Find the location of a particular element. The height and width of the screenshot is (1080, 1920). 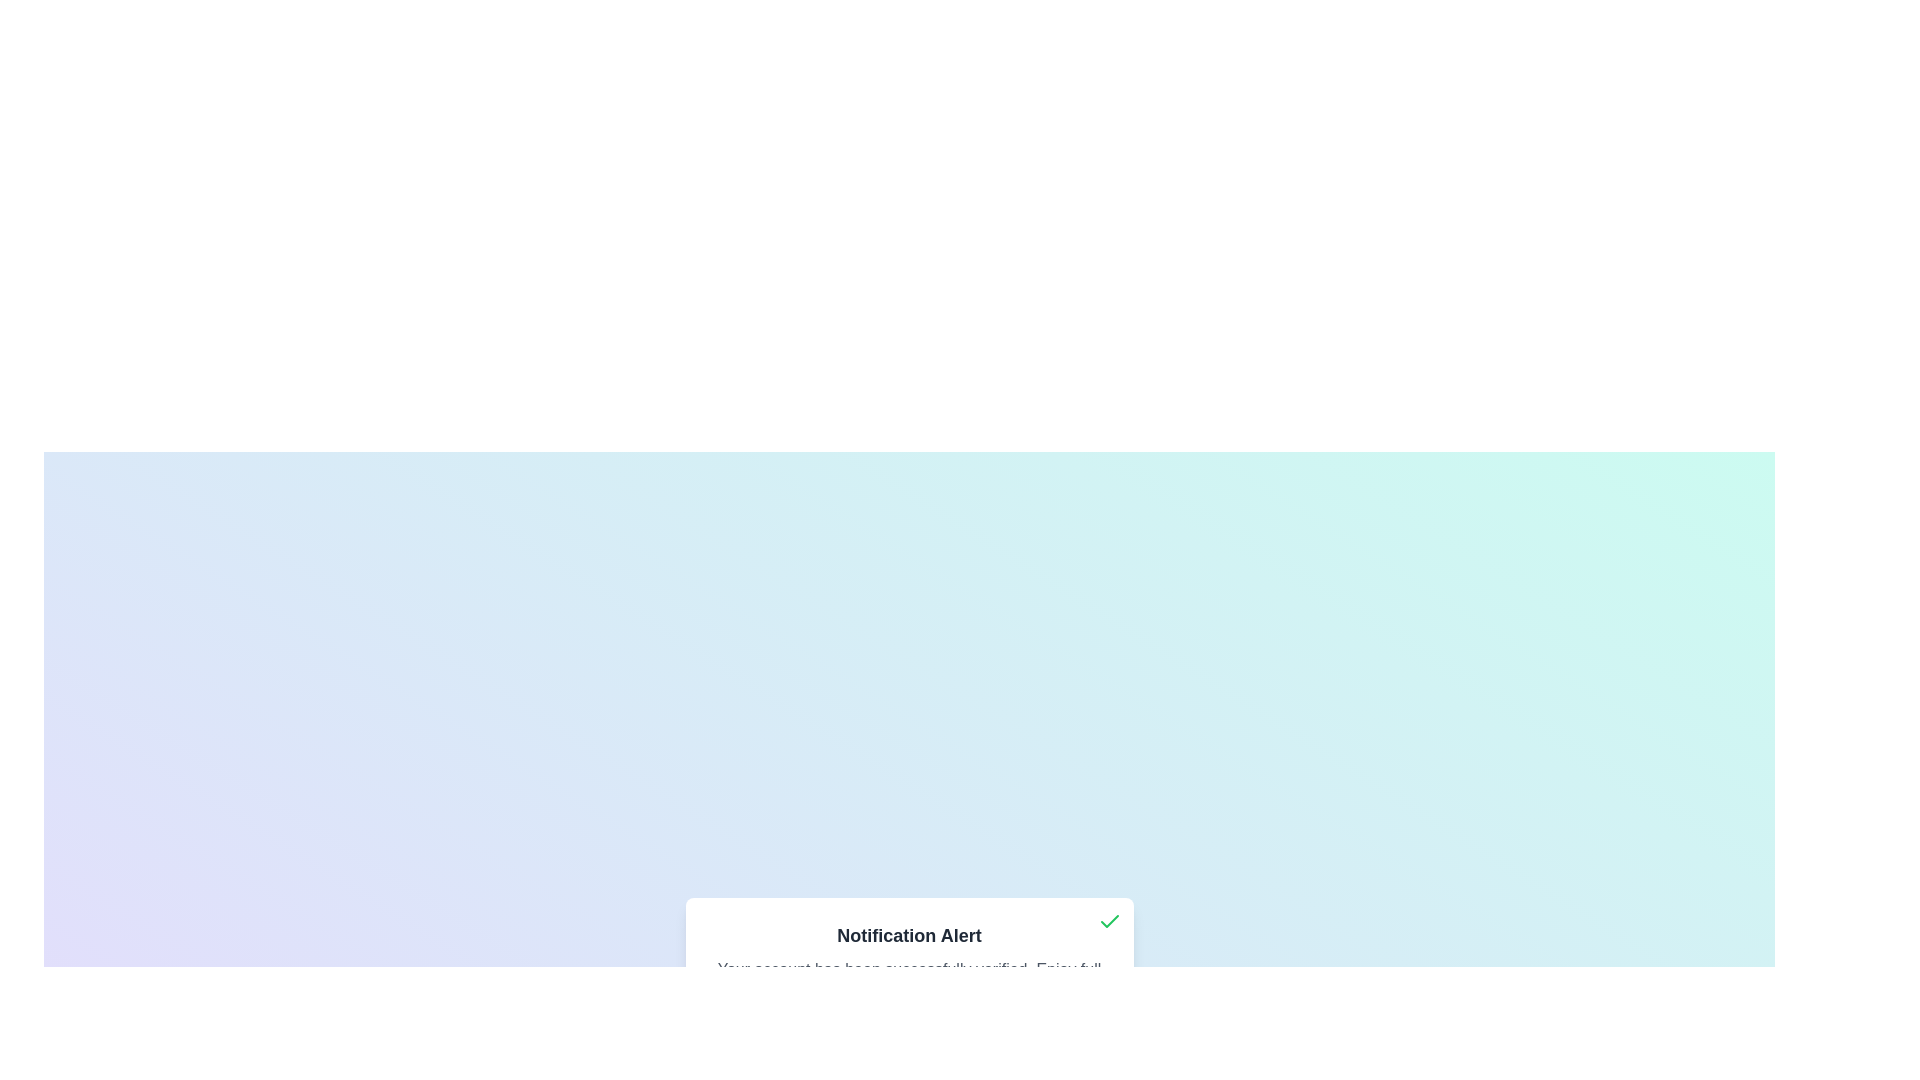

the visual icon at the top-right corner of the alert box is located at coordinates (1108, 921).